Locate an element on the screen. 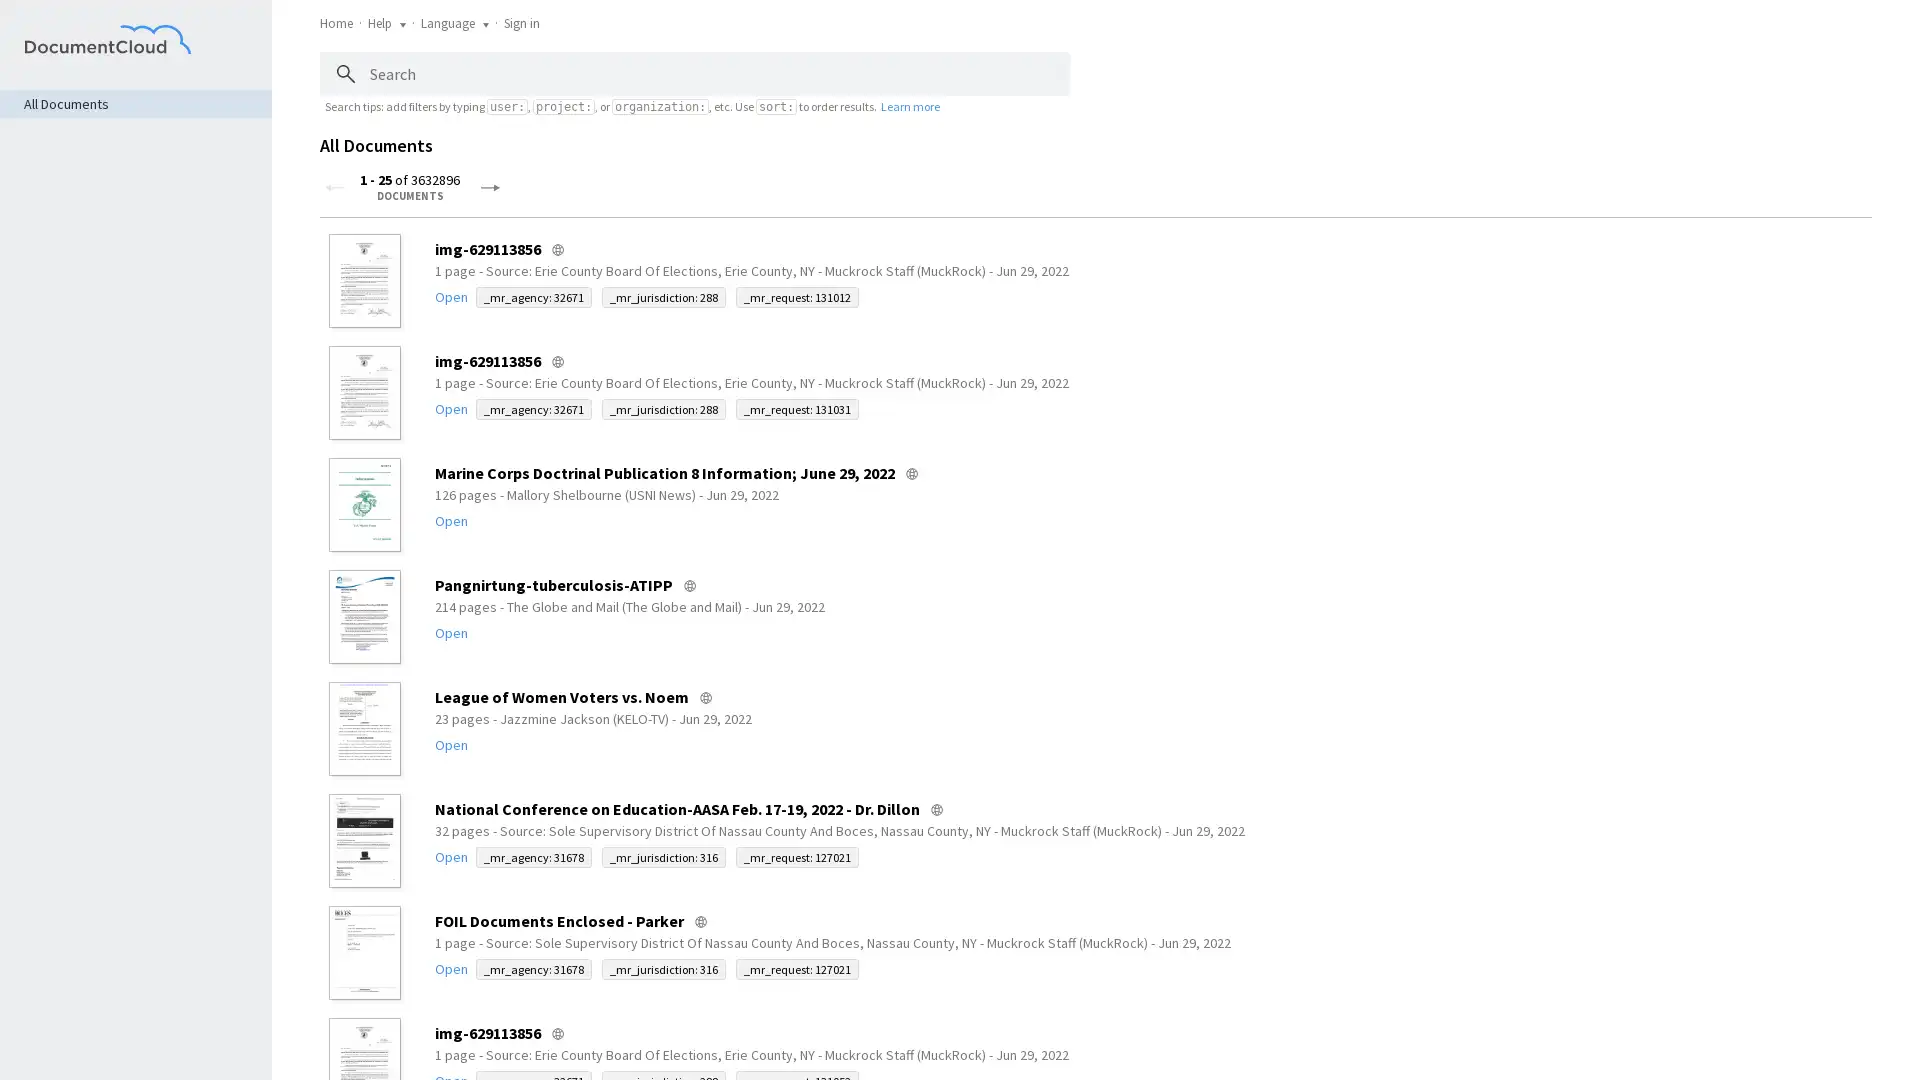  _mr_request: 127021 is located at coordinates (796, 967).